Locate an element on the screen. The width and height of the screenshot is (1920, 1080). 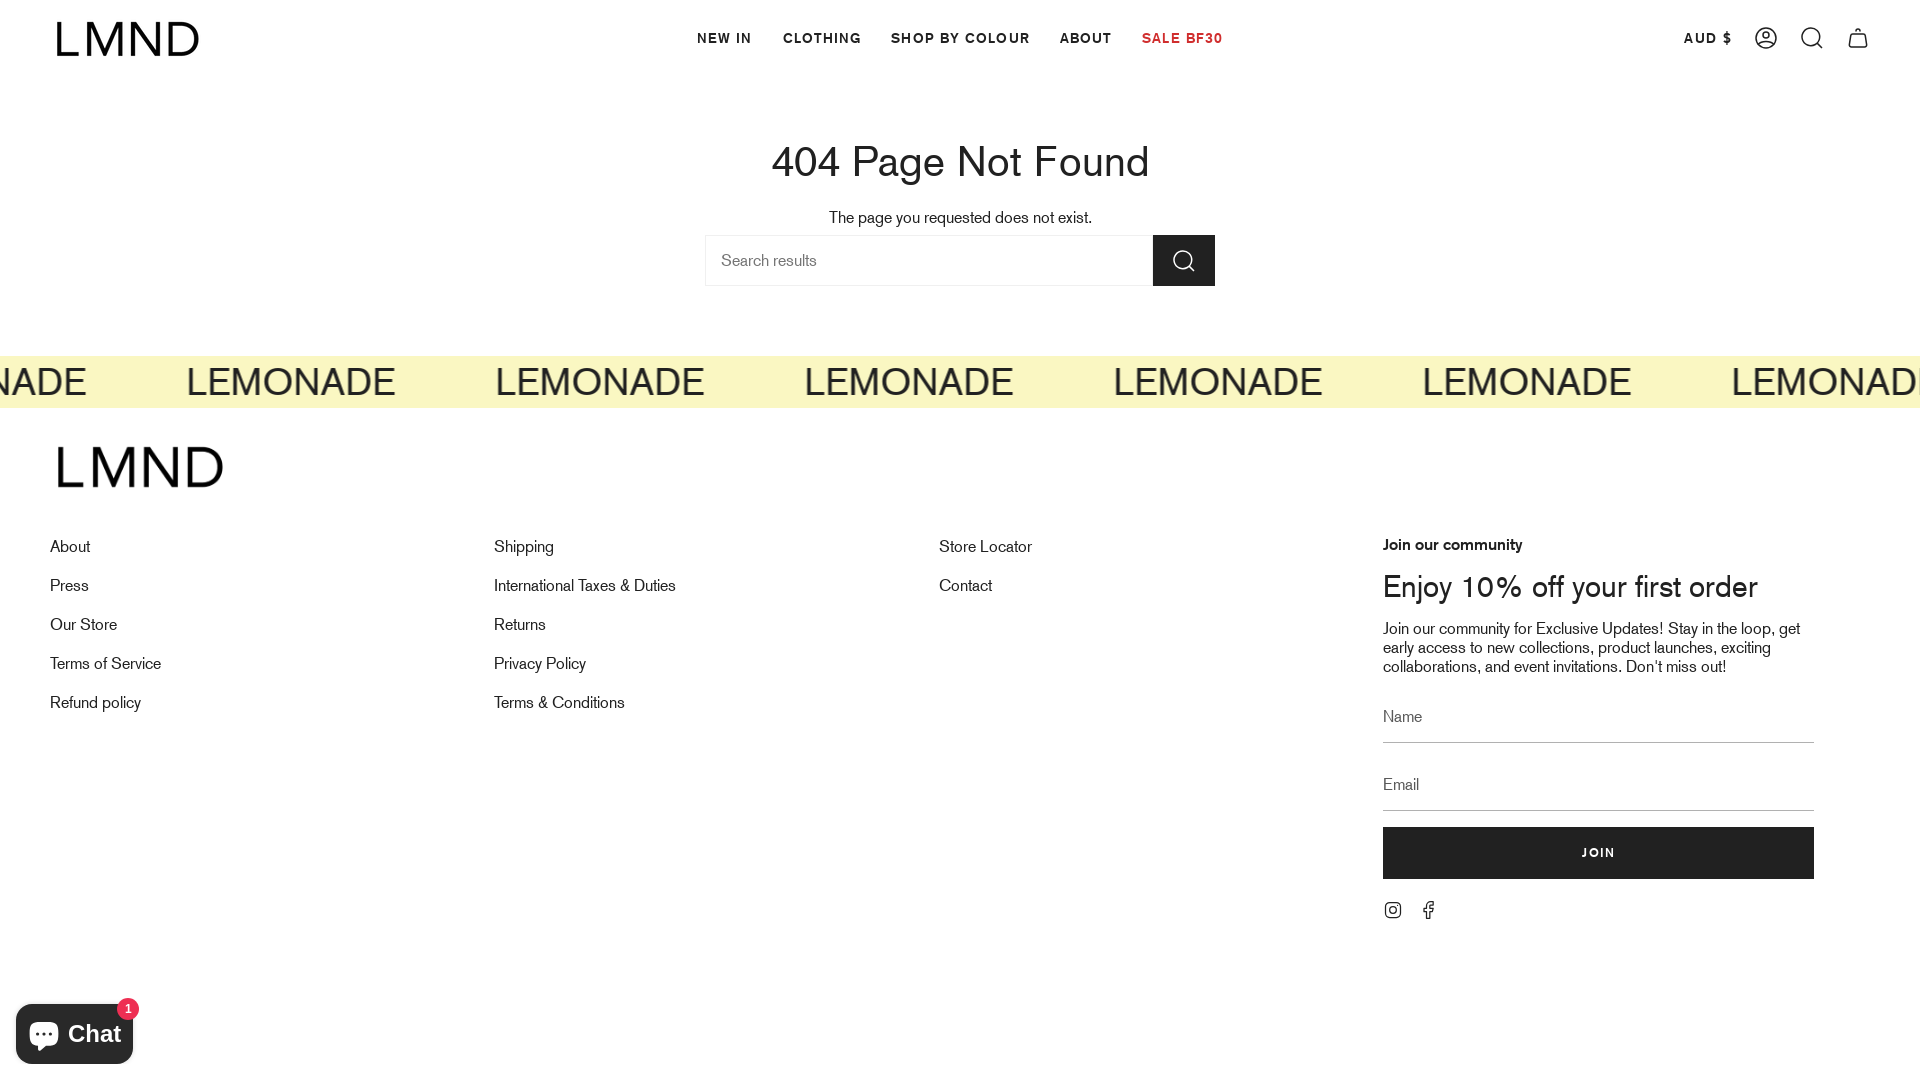
'Terms of Service' is located at coordinates (49, 663).